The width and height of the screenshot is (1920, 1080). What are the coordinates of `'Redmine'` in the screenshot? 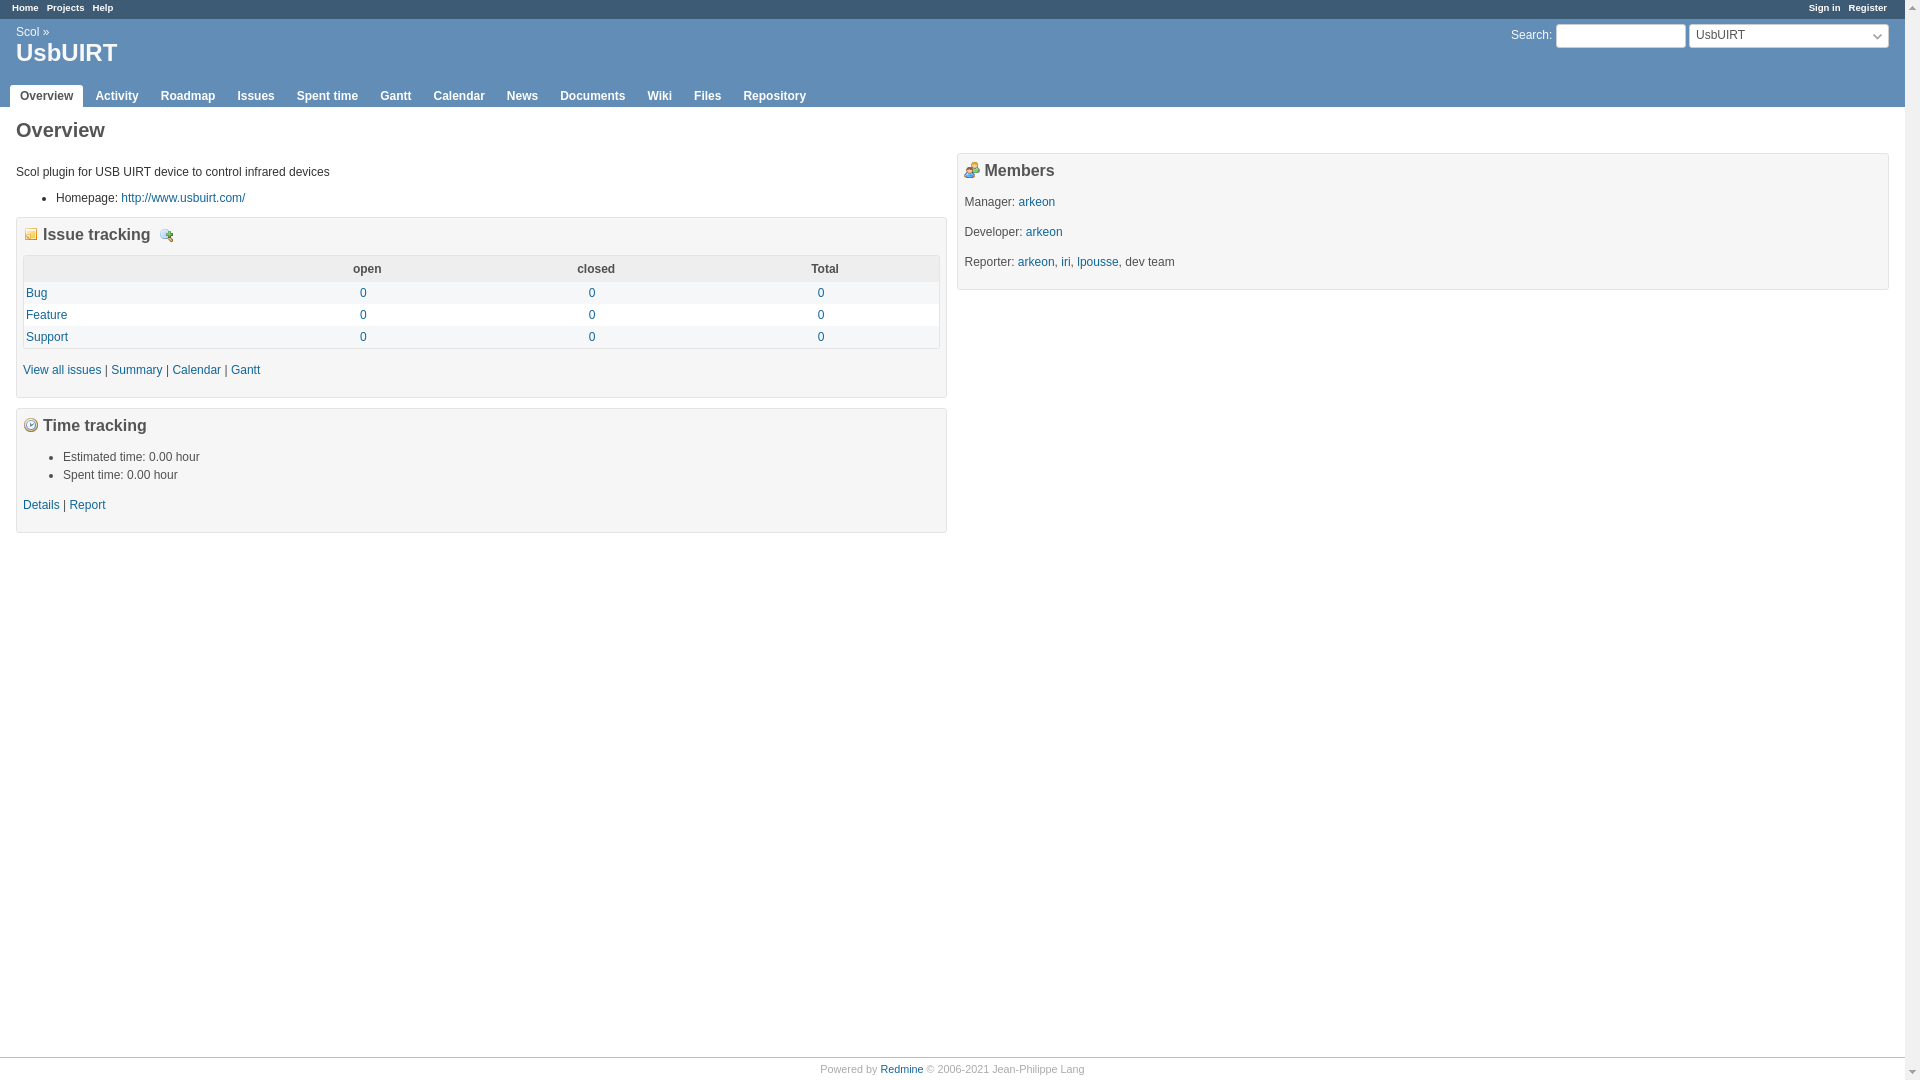 It's located at (879, 1067).